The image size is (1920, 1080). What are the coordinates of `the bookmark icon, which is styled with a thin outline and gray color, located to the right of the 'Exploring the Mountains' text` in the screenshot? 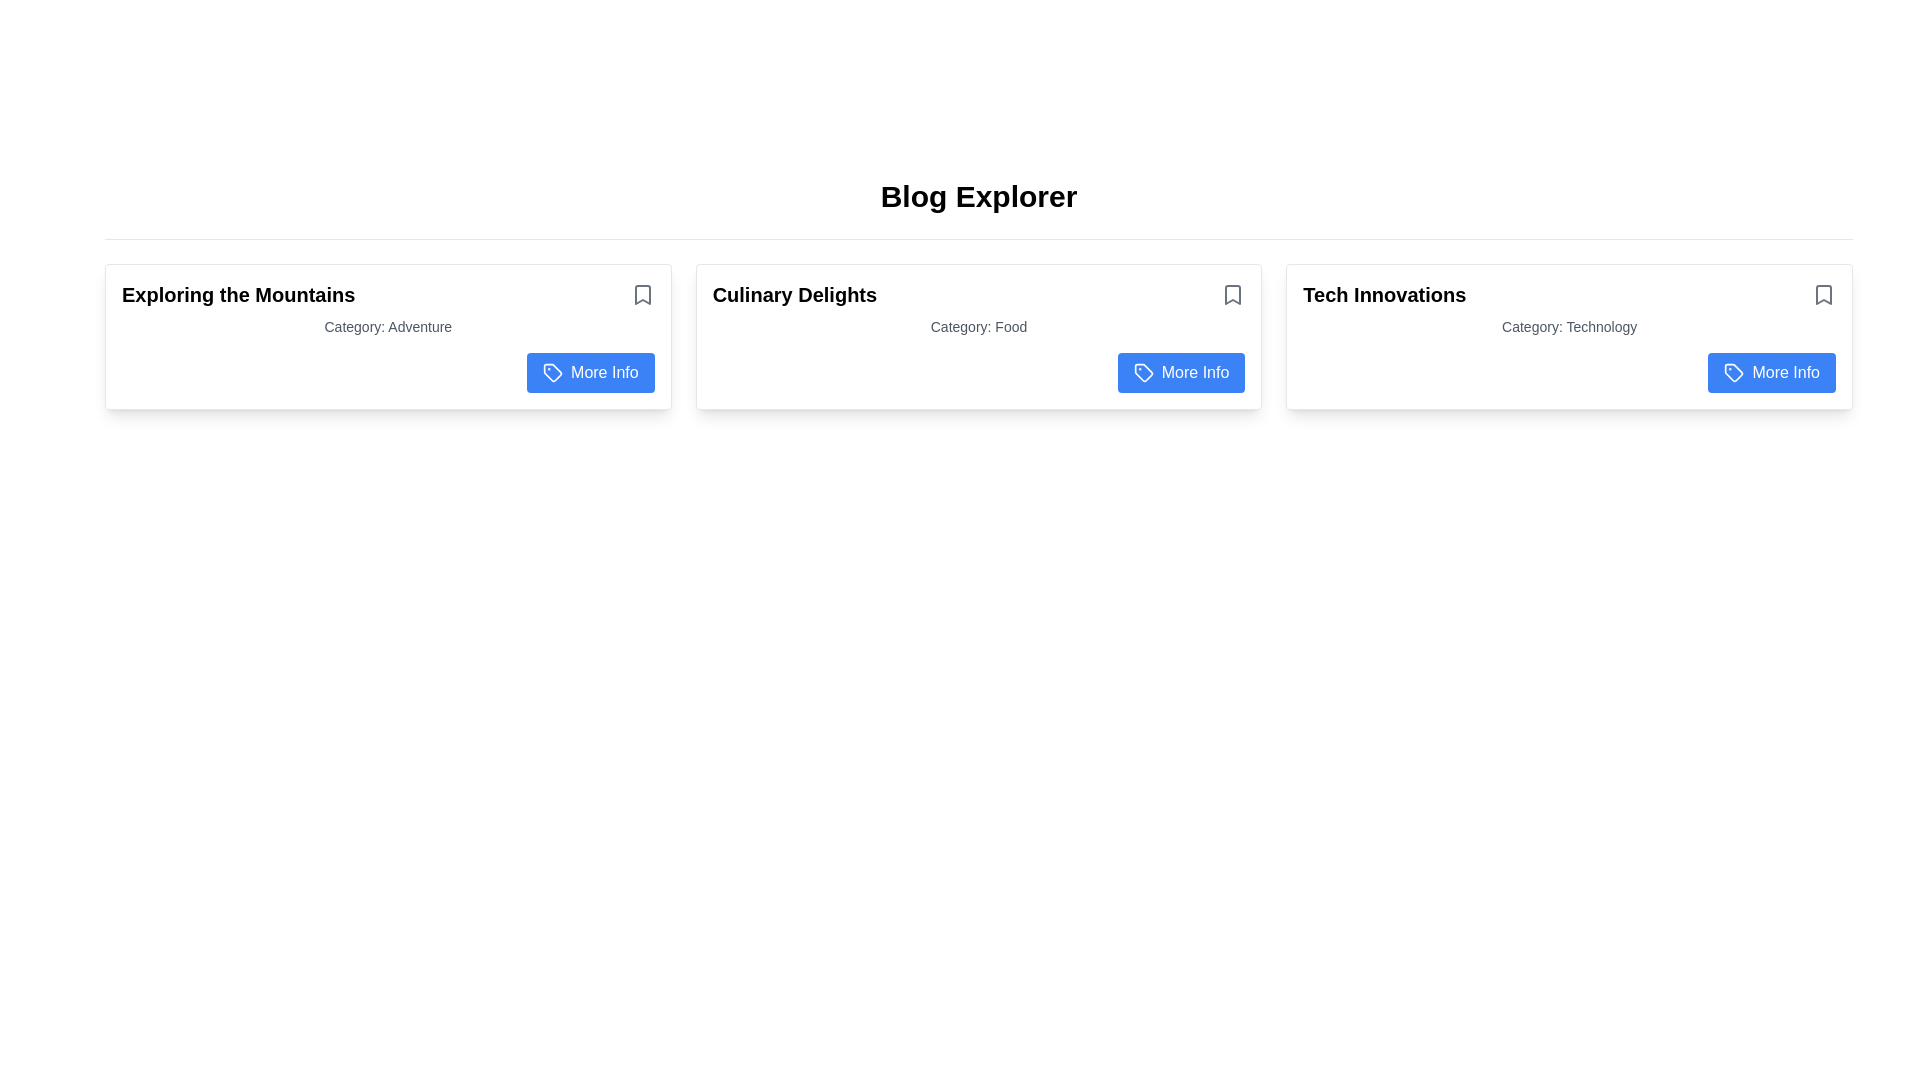 It's located at (642, 294).